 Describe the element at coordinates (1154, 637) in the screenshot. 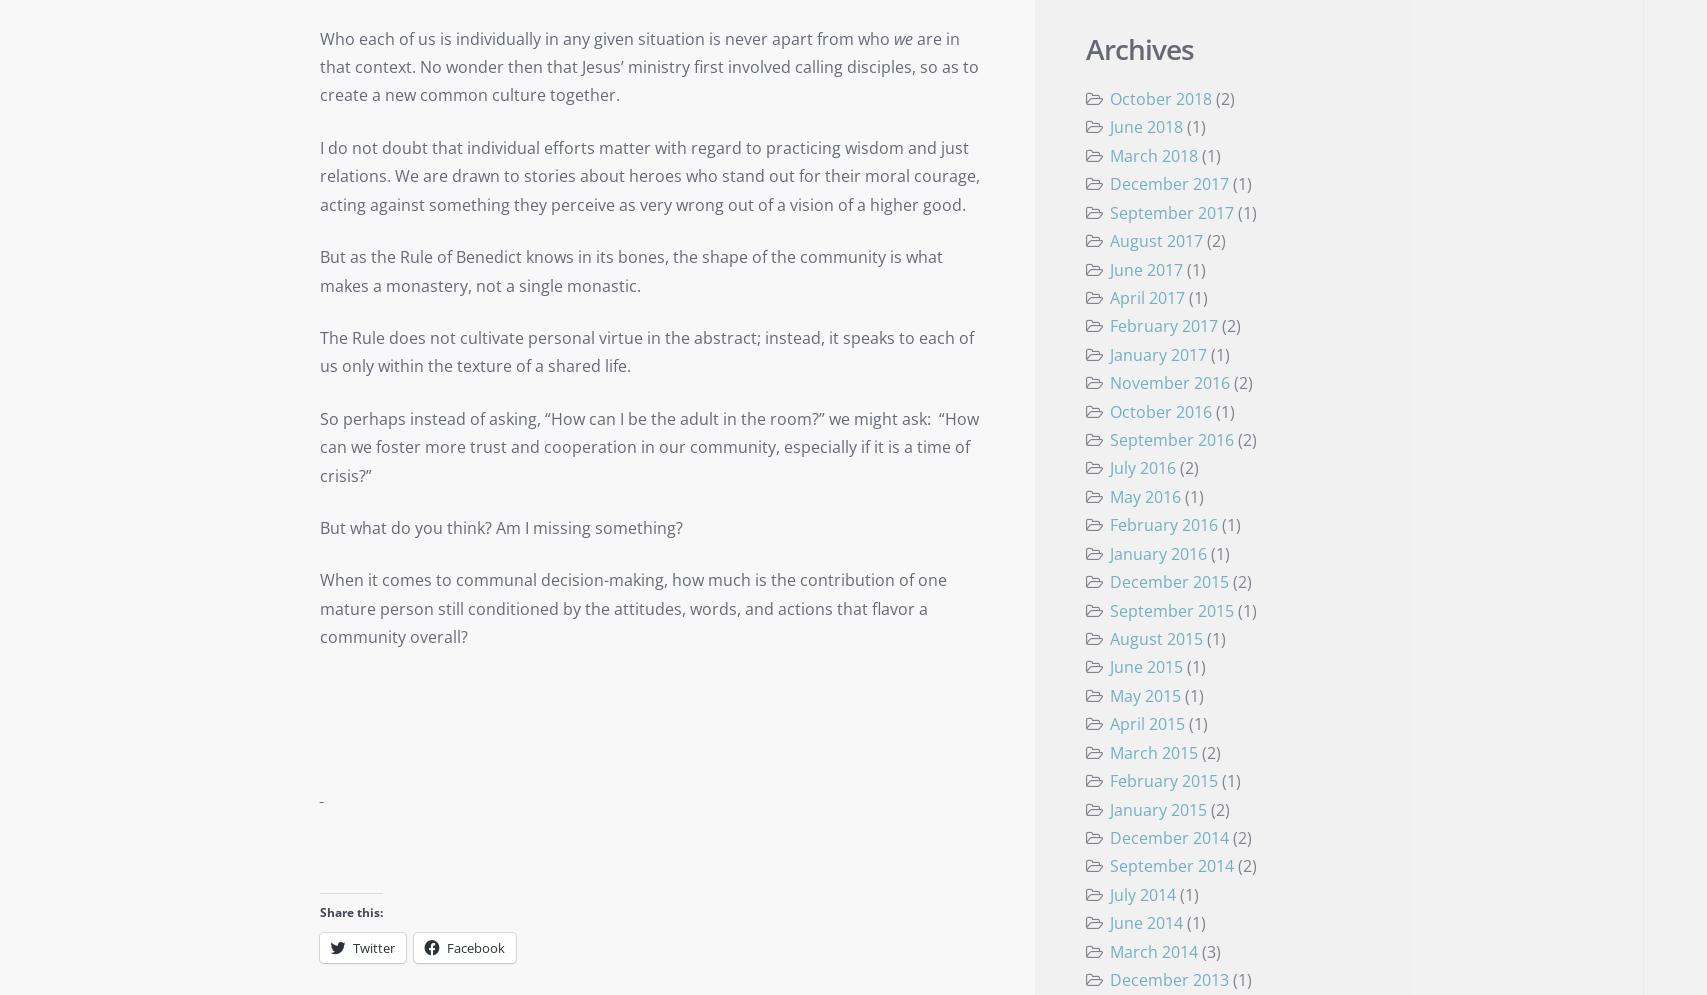

I see `'August 2015'` at that location.